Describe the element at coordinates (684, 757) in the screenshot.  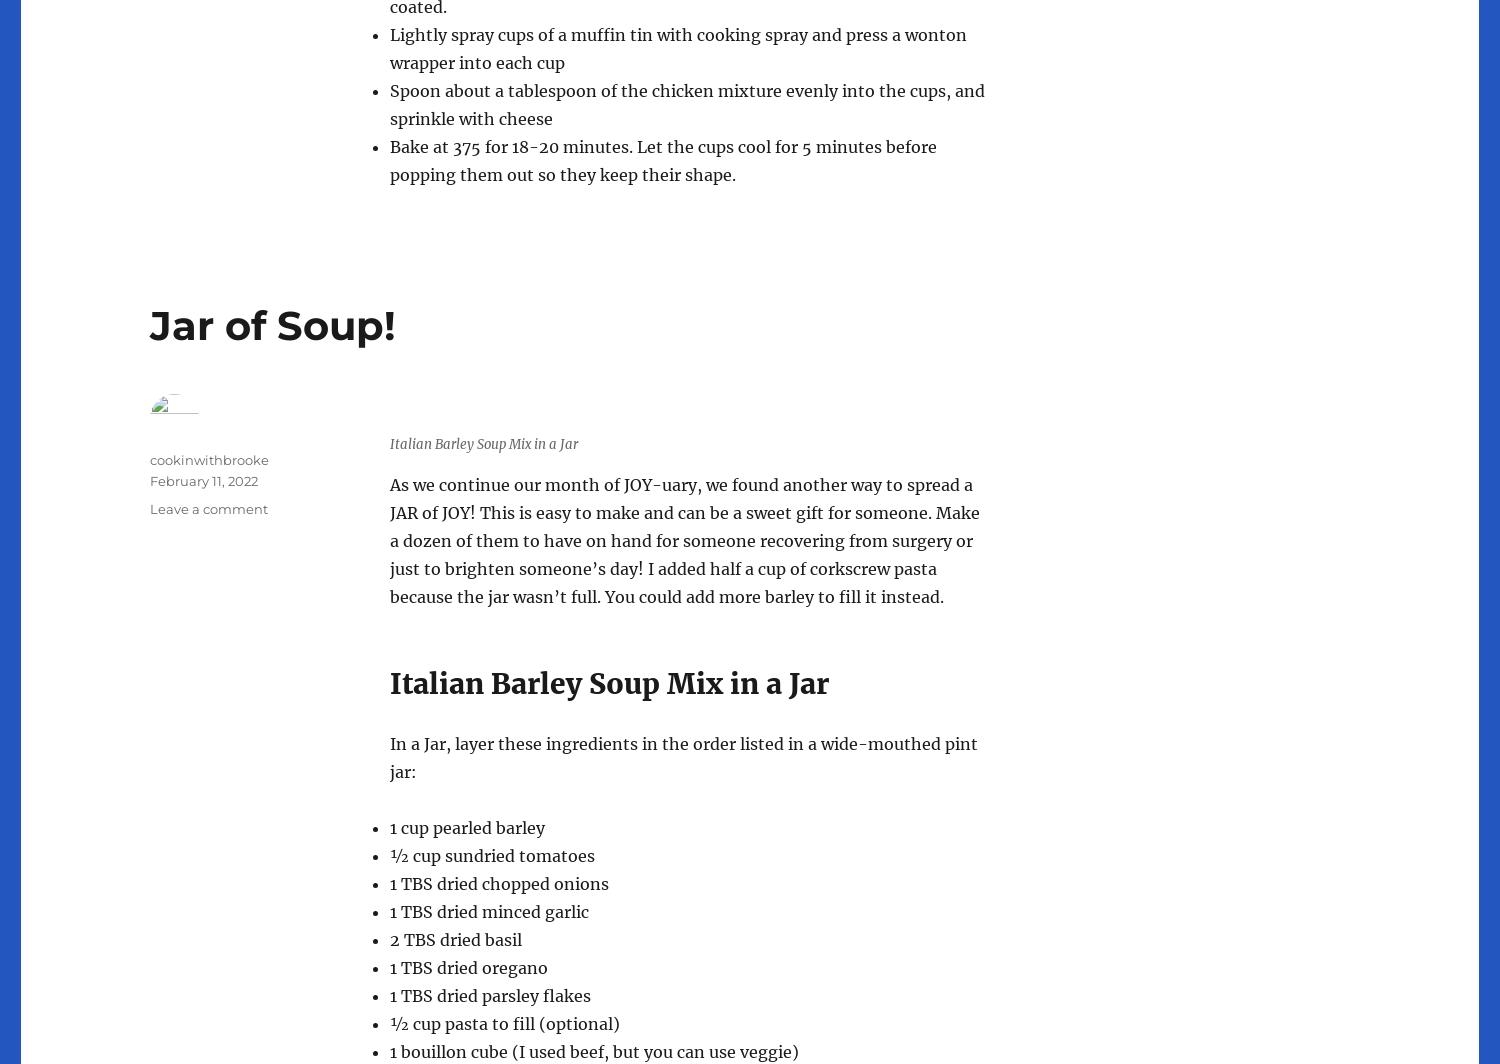
I see `'In a Jar, layer these ingredients in the order listed in a wide-mouthed pint jar:'` at that location.